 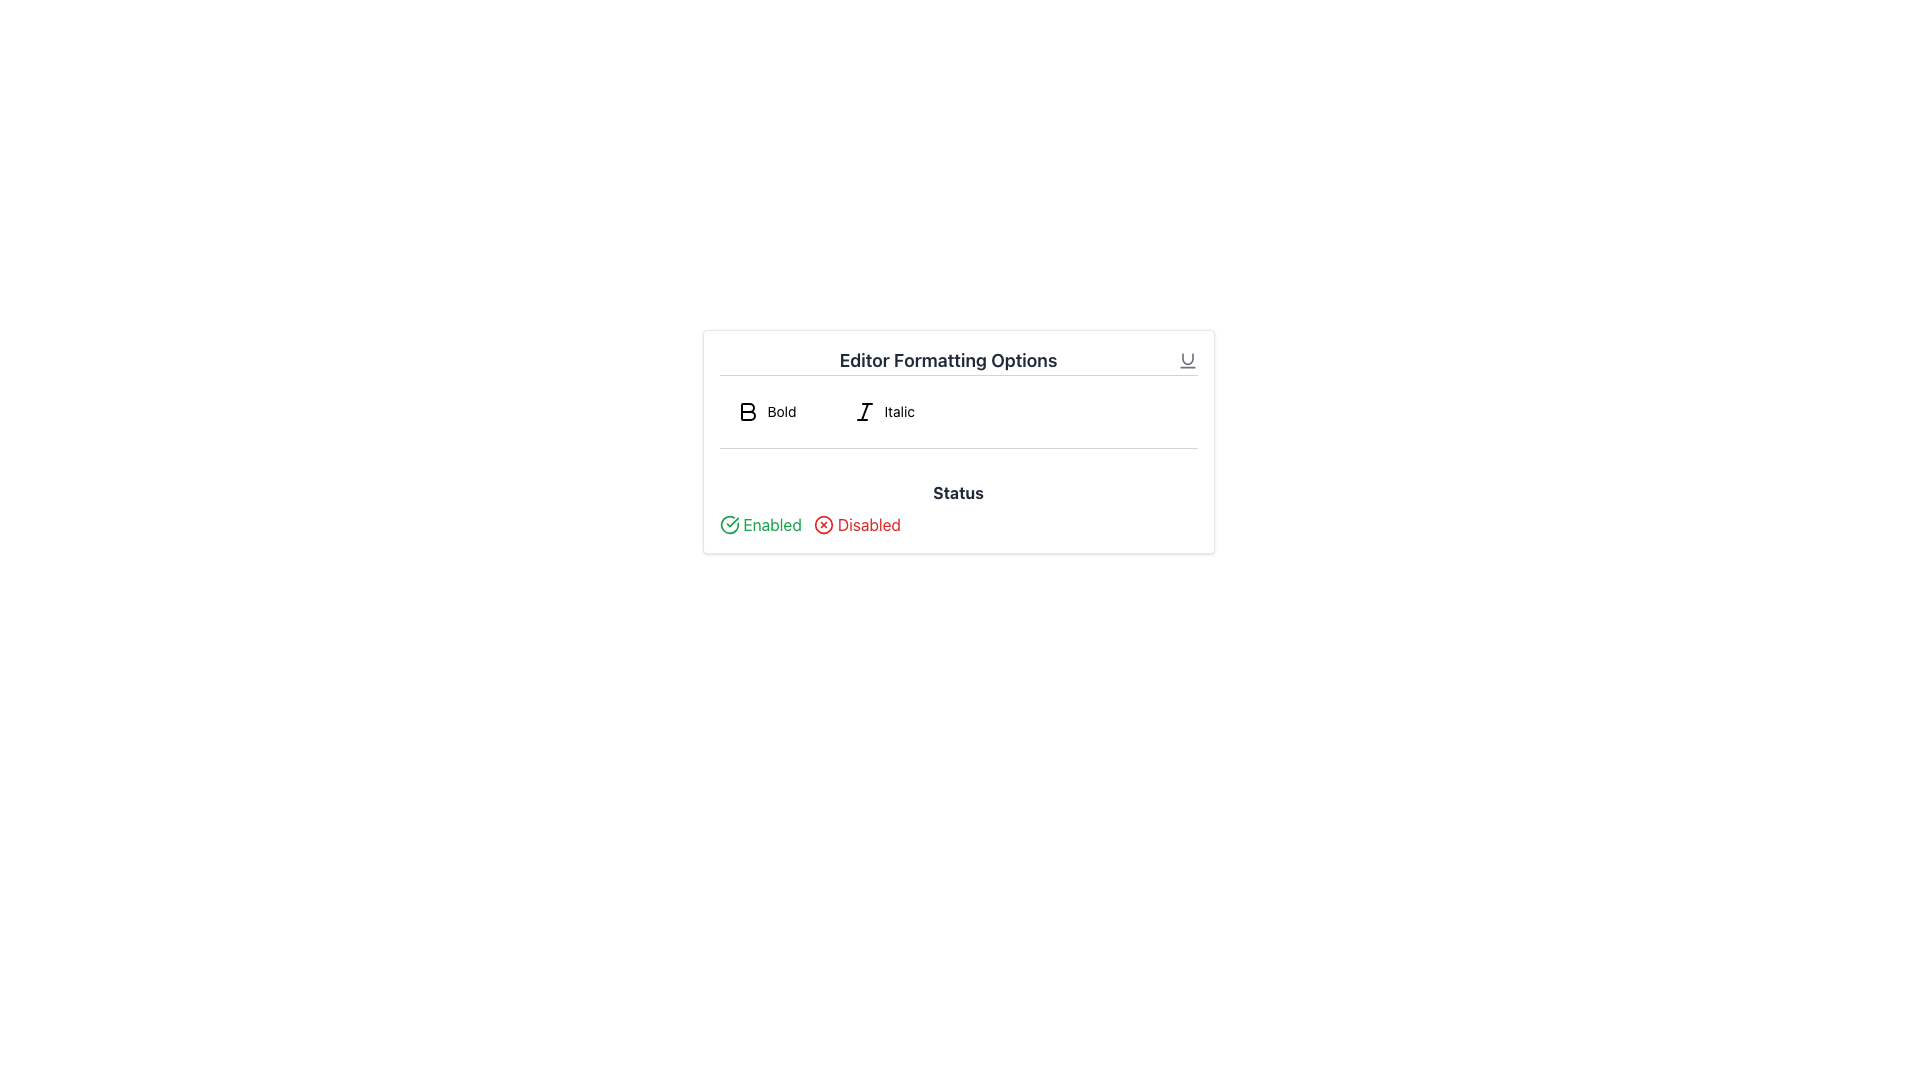 I want to click on the green checkmark icon enclosed in a circle, which indicates an enabled state, located to the left of the 'Enabled' label under the 'Status' header, so click(x=728, y=523).